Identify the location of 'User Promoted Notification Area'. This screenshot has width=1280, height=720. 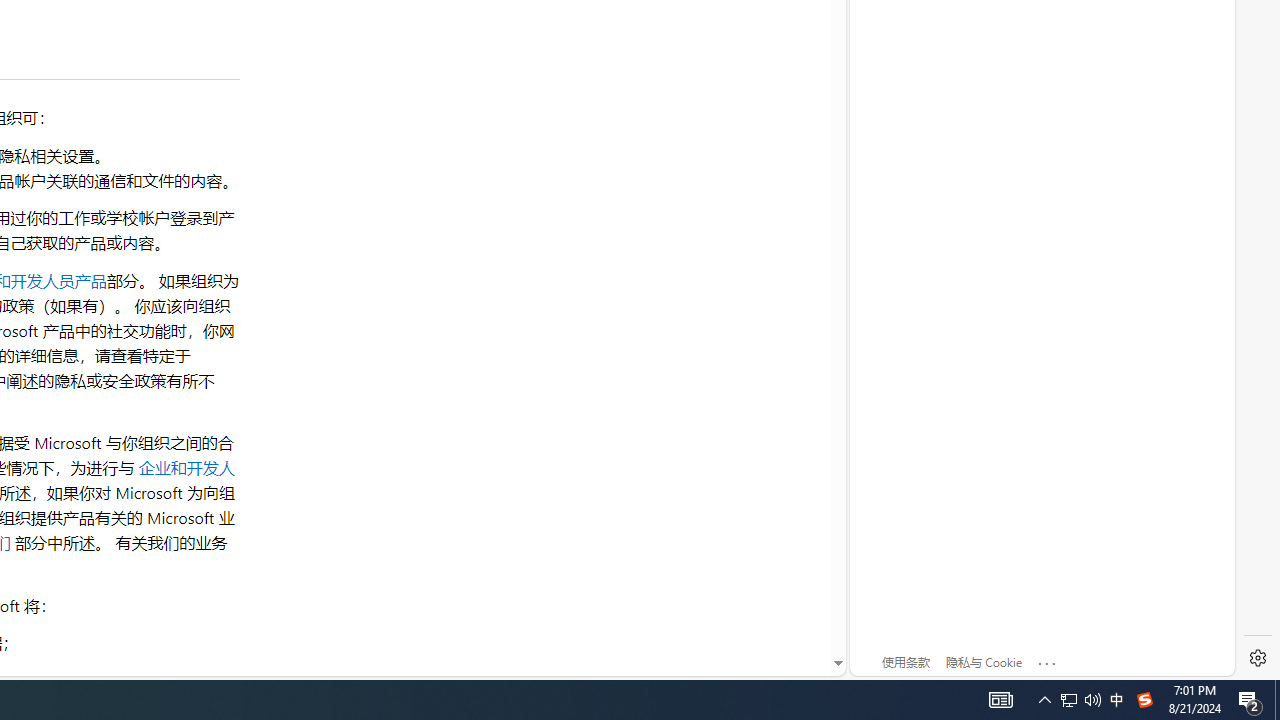
(1079, 698).